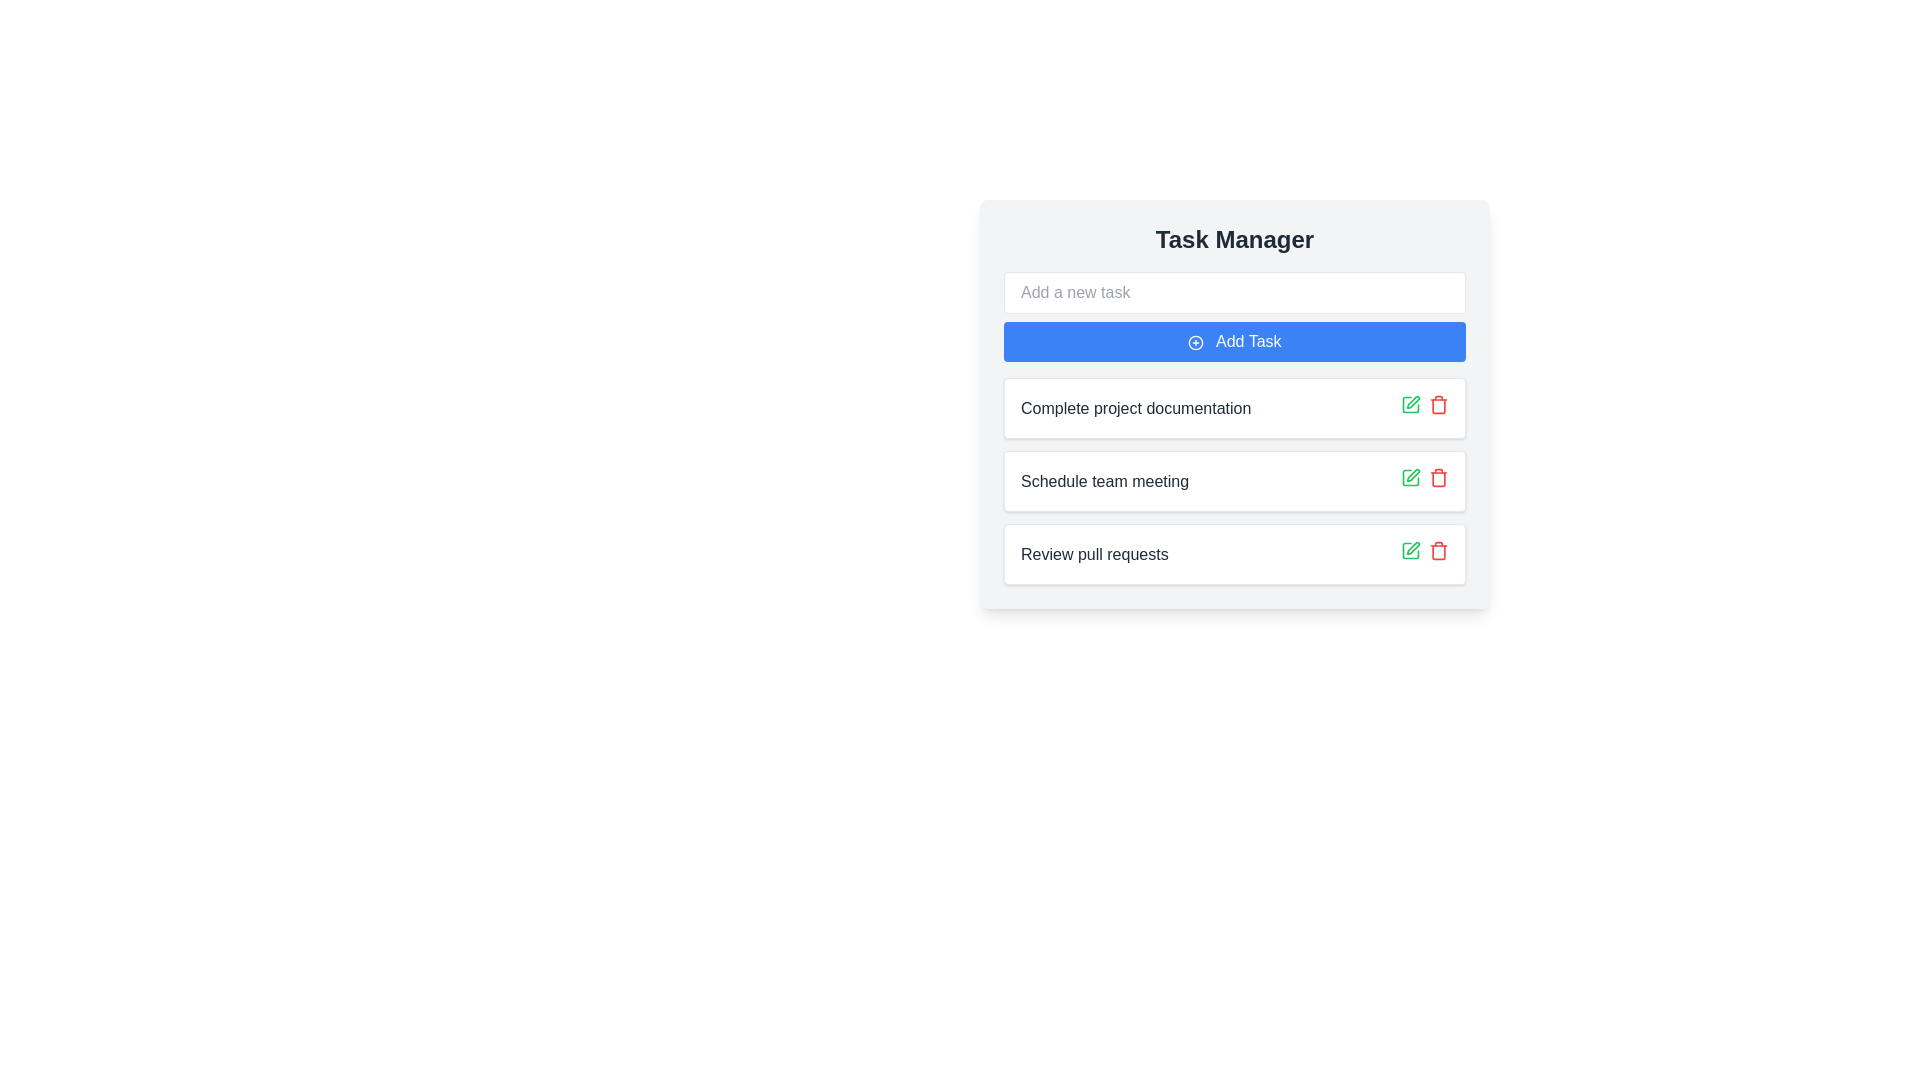 This screenshot has width=1920, height=1080. I want to click on the green pen icon button located near the right side of the 'Review pull requests' task entry in the task manager, so click(1412, 548).